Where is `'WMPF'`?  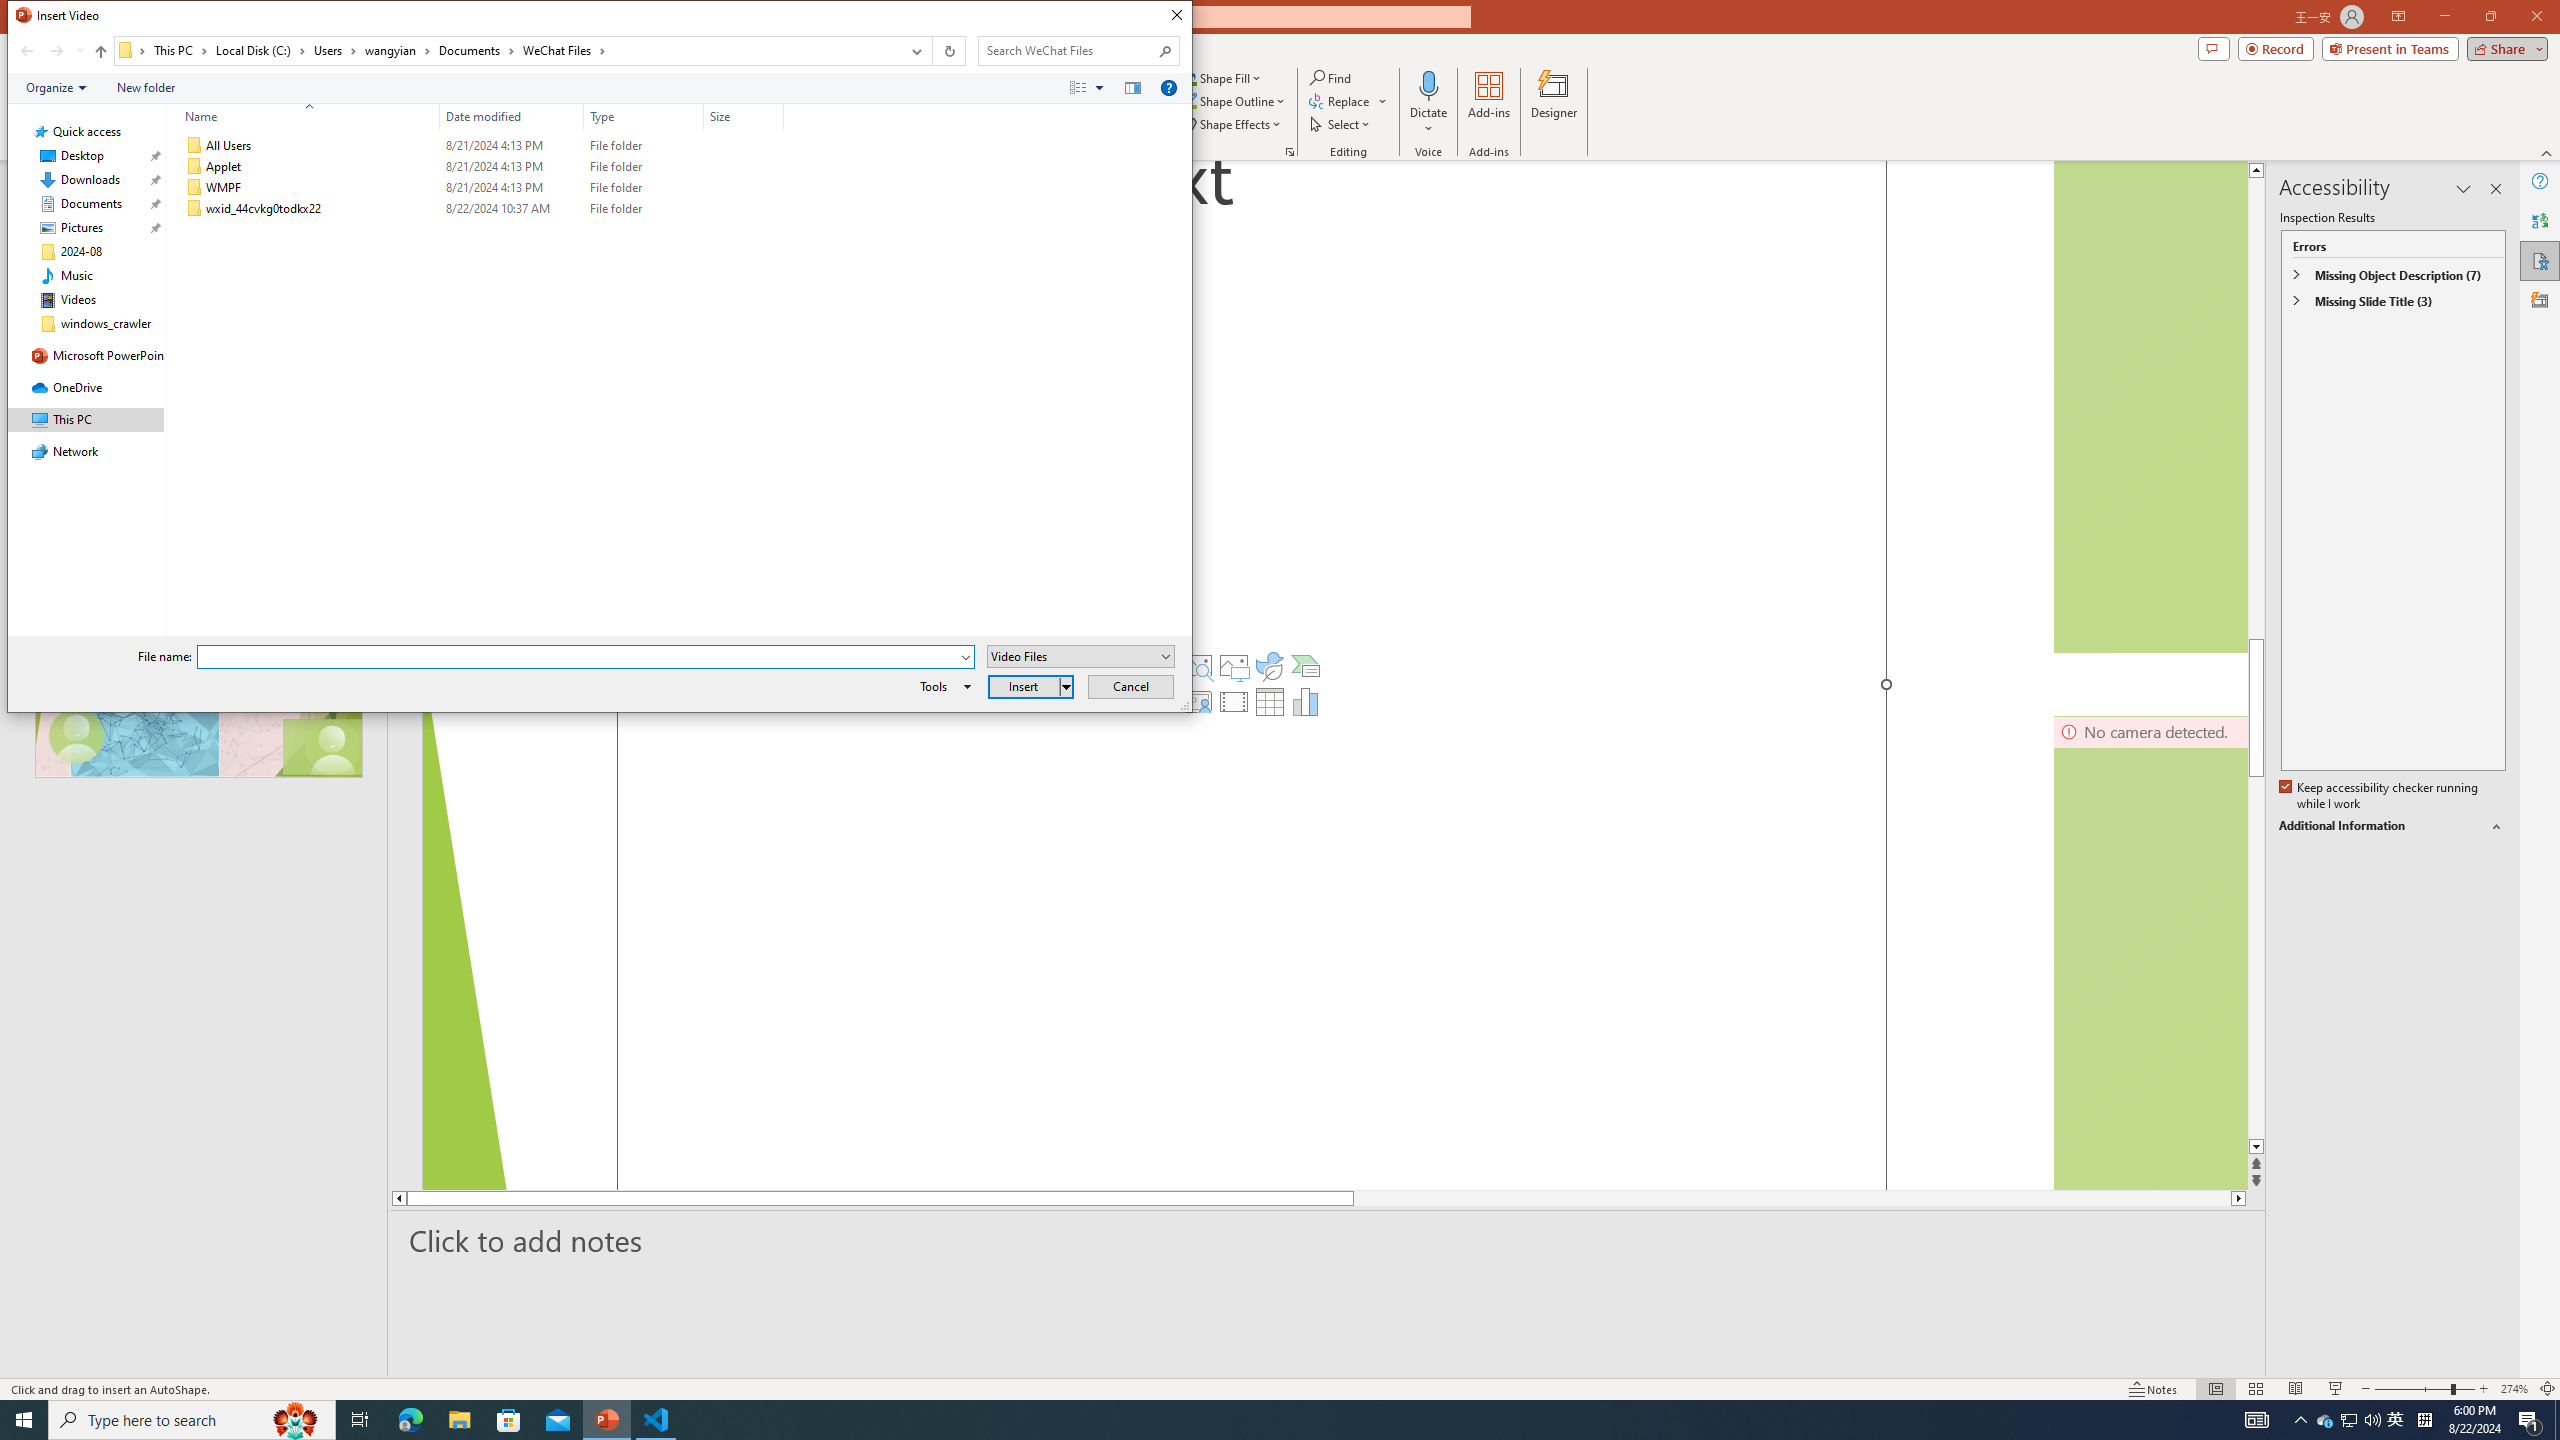 'WMPF' is located at coordinates (481, 187).